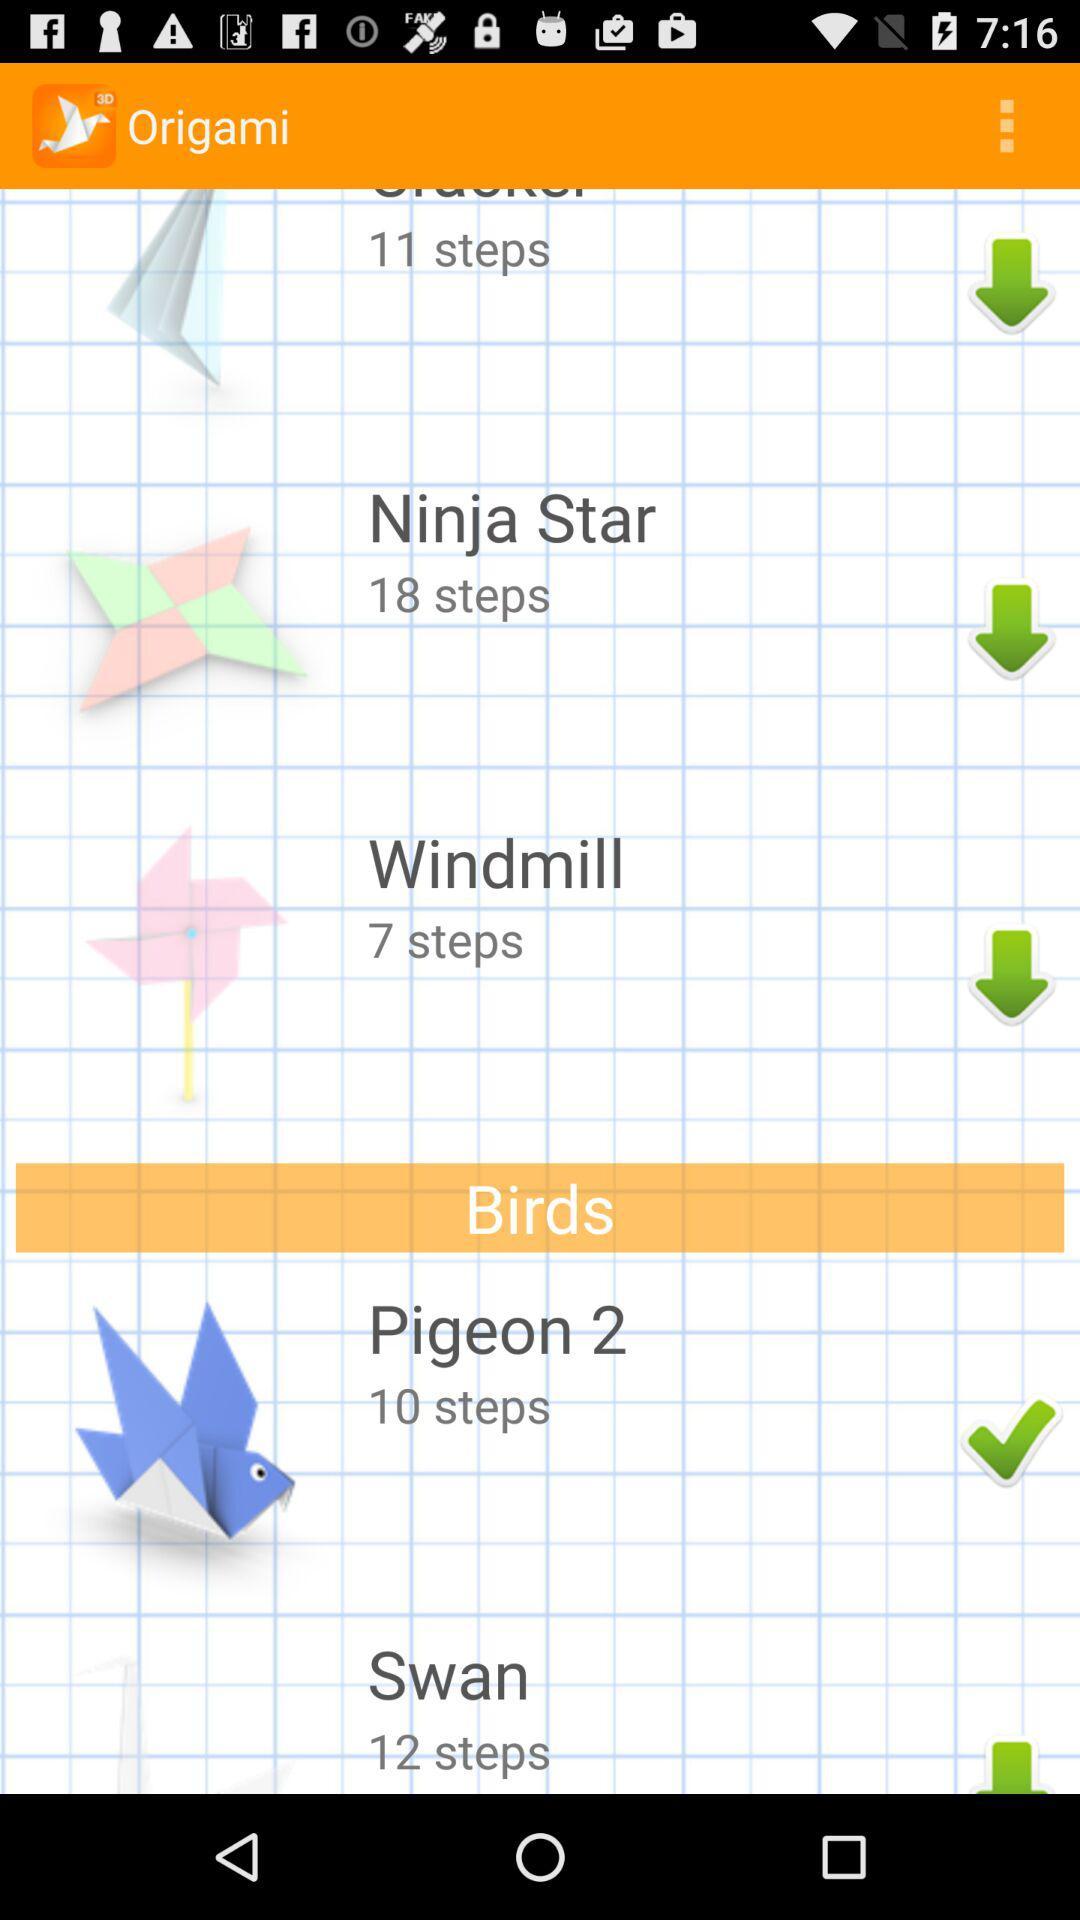  What do you see at coordinates (658, 862) in the screenshot?
I see `the windmill item` at bounding box center [658, 862].